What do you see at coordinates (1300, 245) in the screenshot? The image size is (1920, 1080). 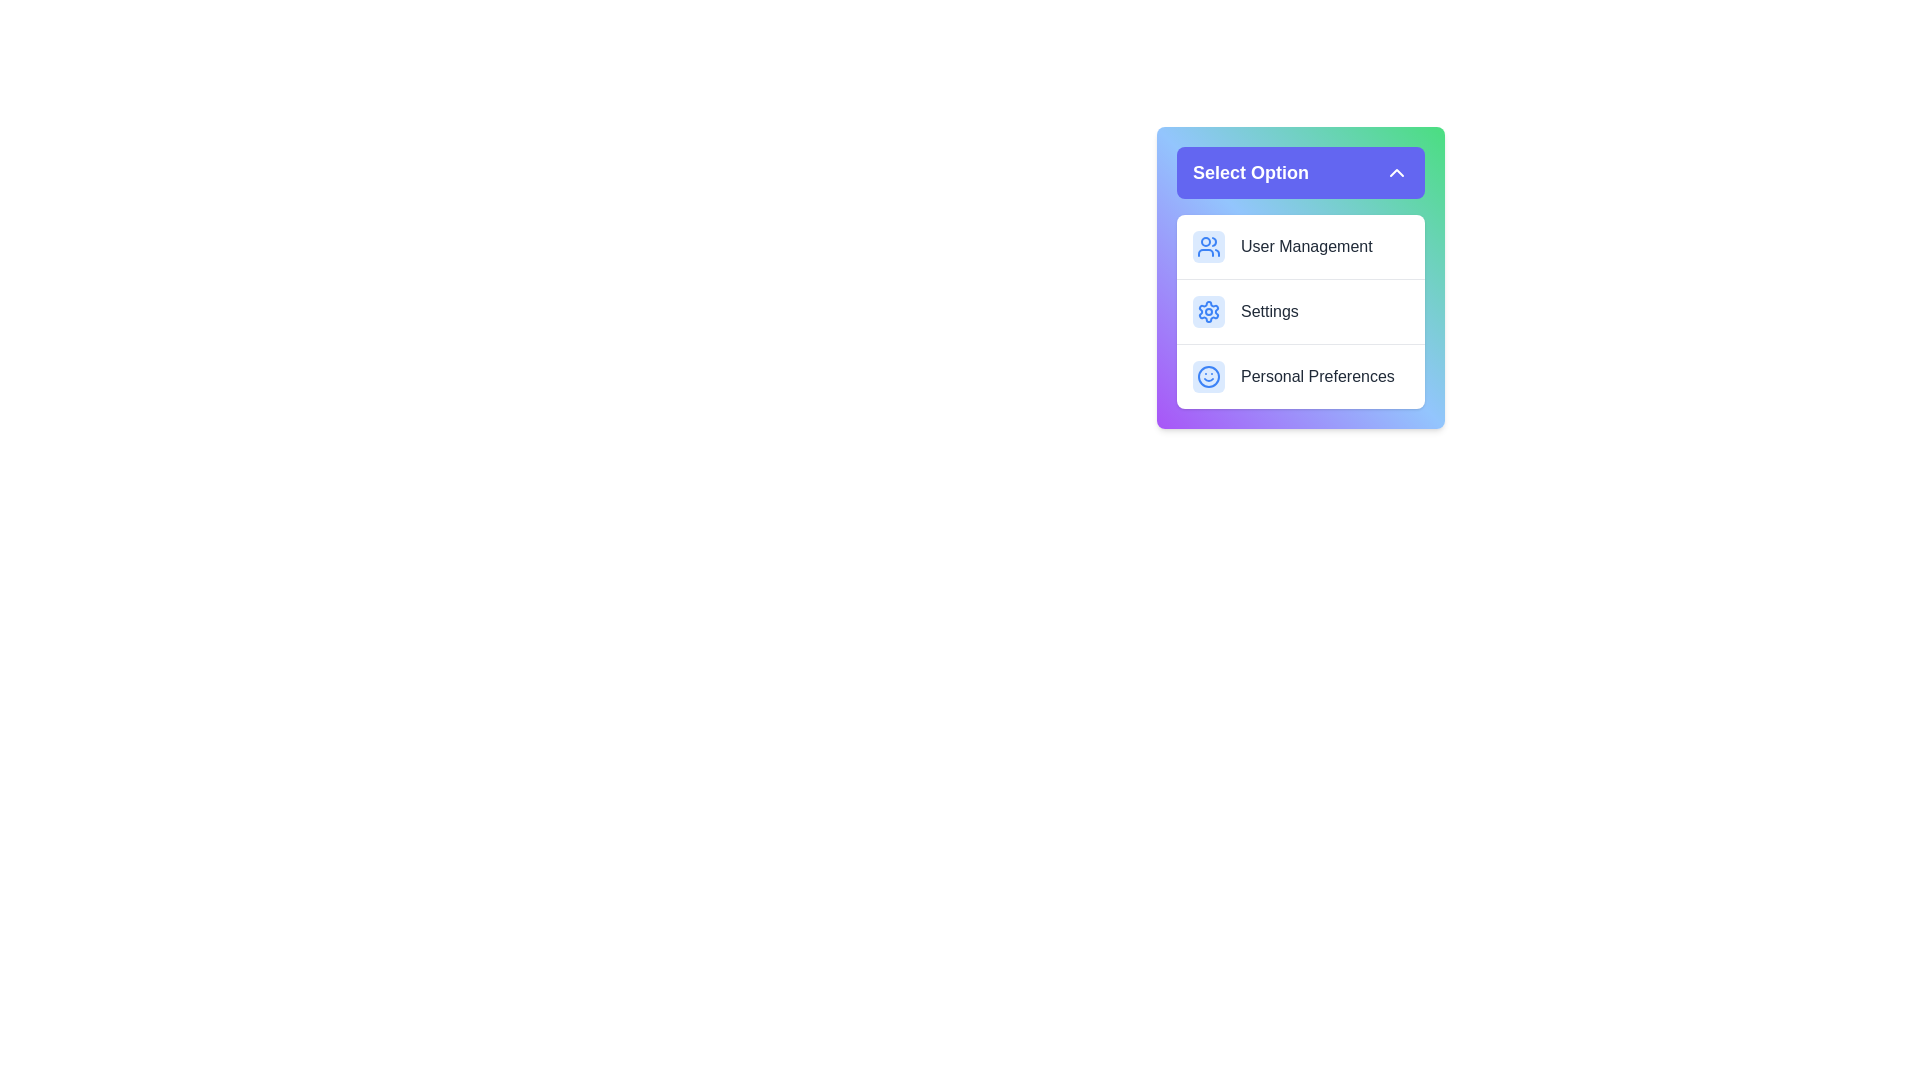 I see `the 'User Management' option in the dropdown menu titled 'Select Option', which is the first item in a vertically stacked layout` at bounding box center [1300, 245].